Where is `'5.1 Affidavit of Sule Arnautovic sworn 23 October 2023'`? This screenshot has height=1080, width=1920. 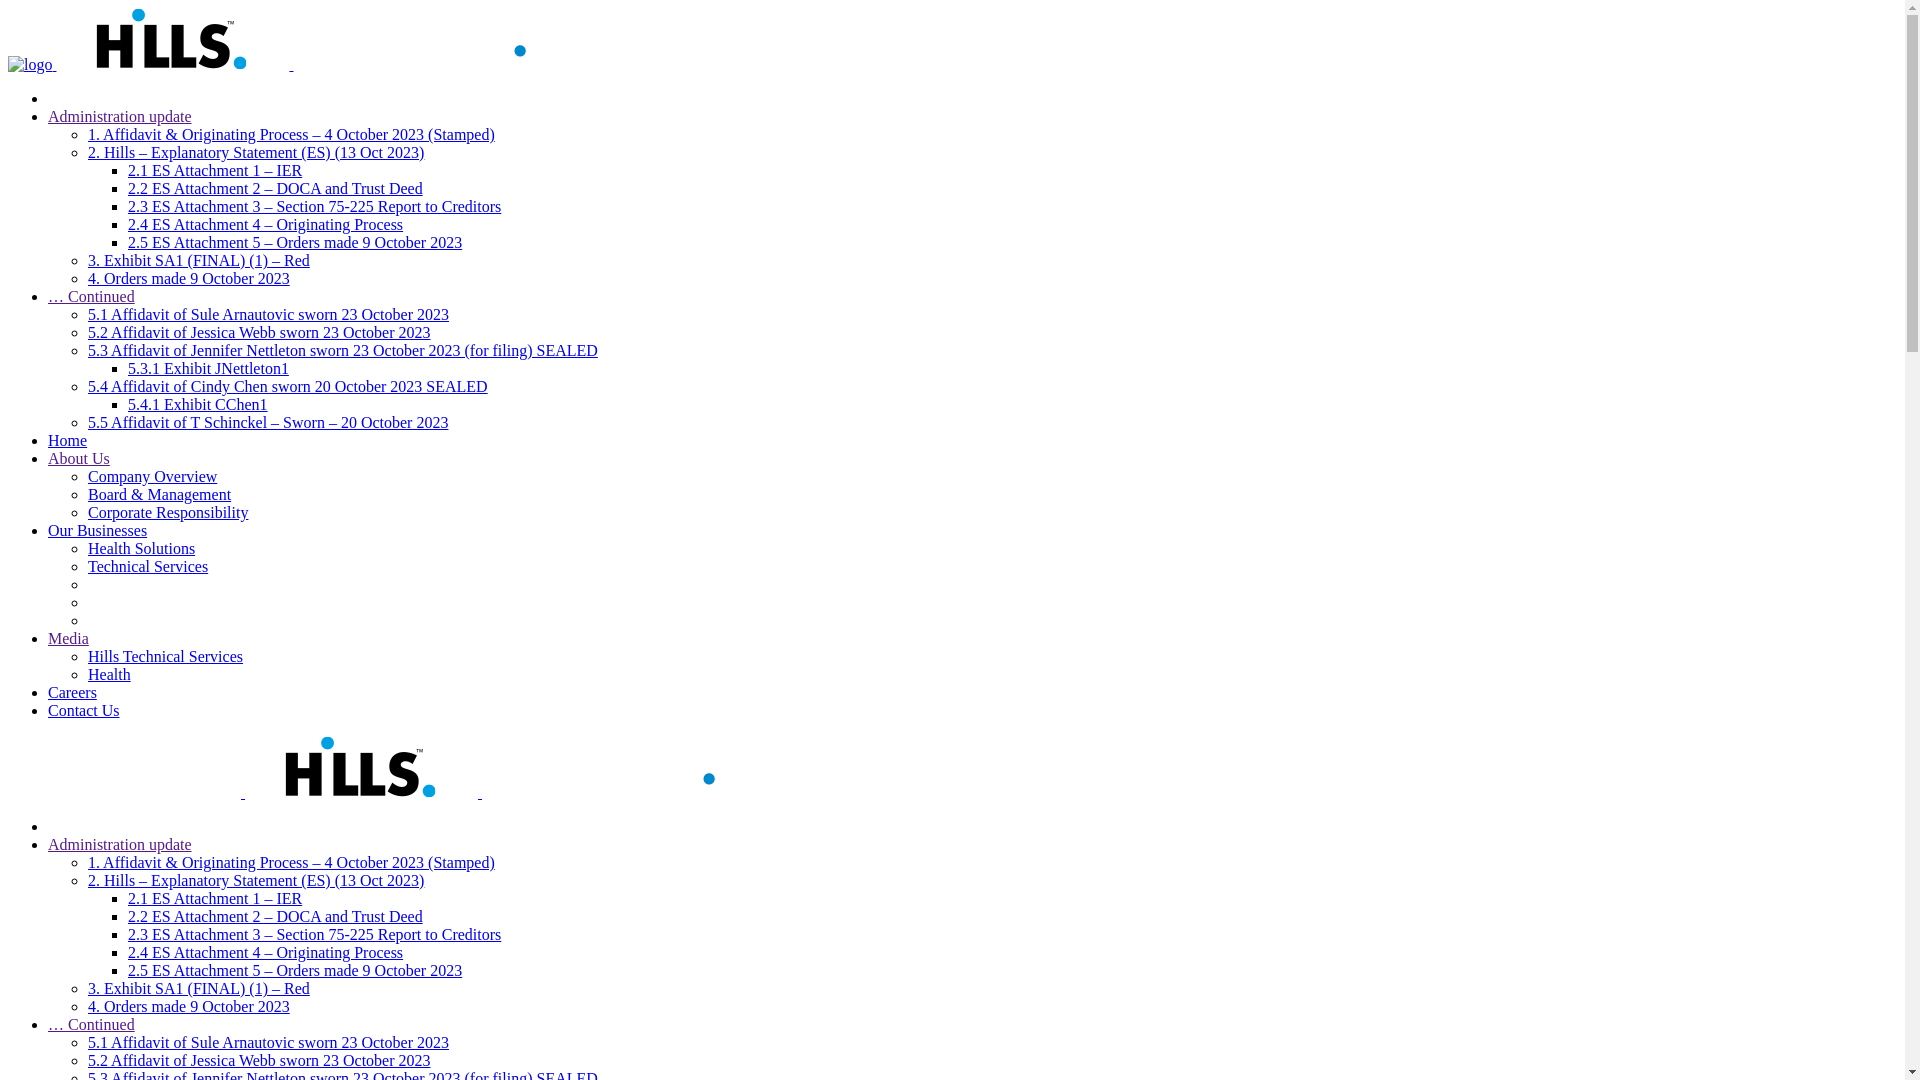
'5.1 Affidavit of Sule Arnautovic sworn 23 October 2023' is located at coordinates (267, 1041).